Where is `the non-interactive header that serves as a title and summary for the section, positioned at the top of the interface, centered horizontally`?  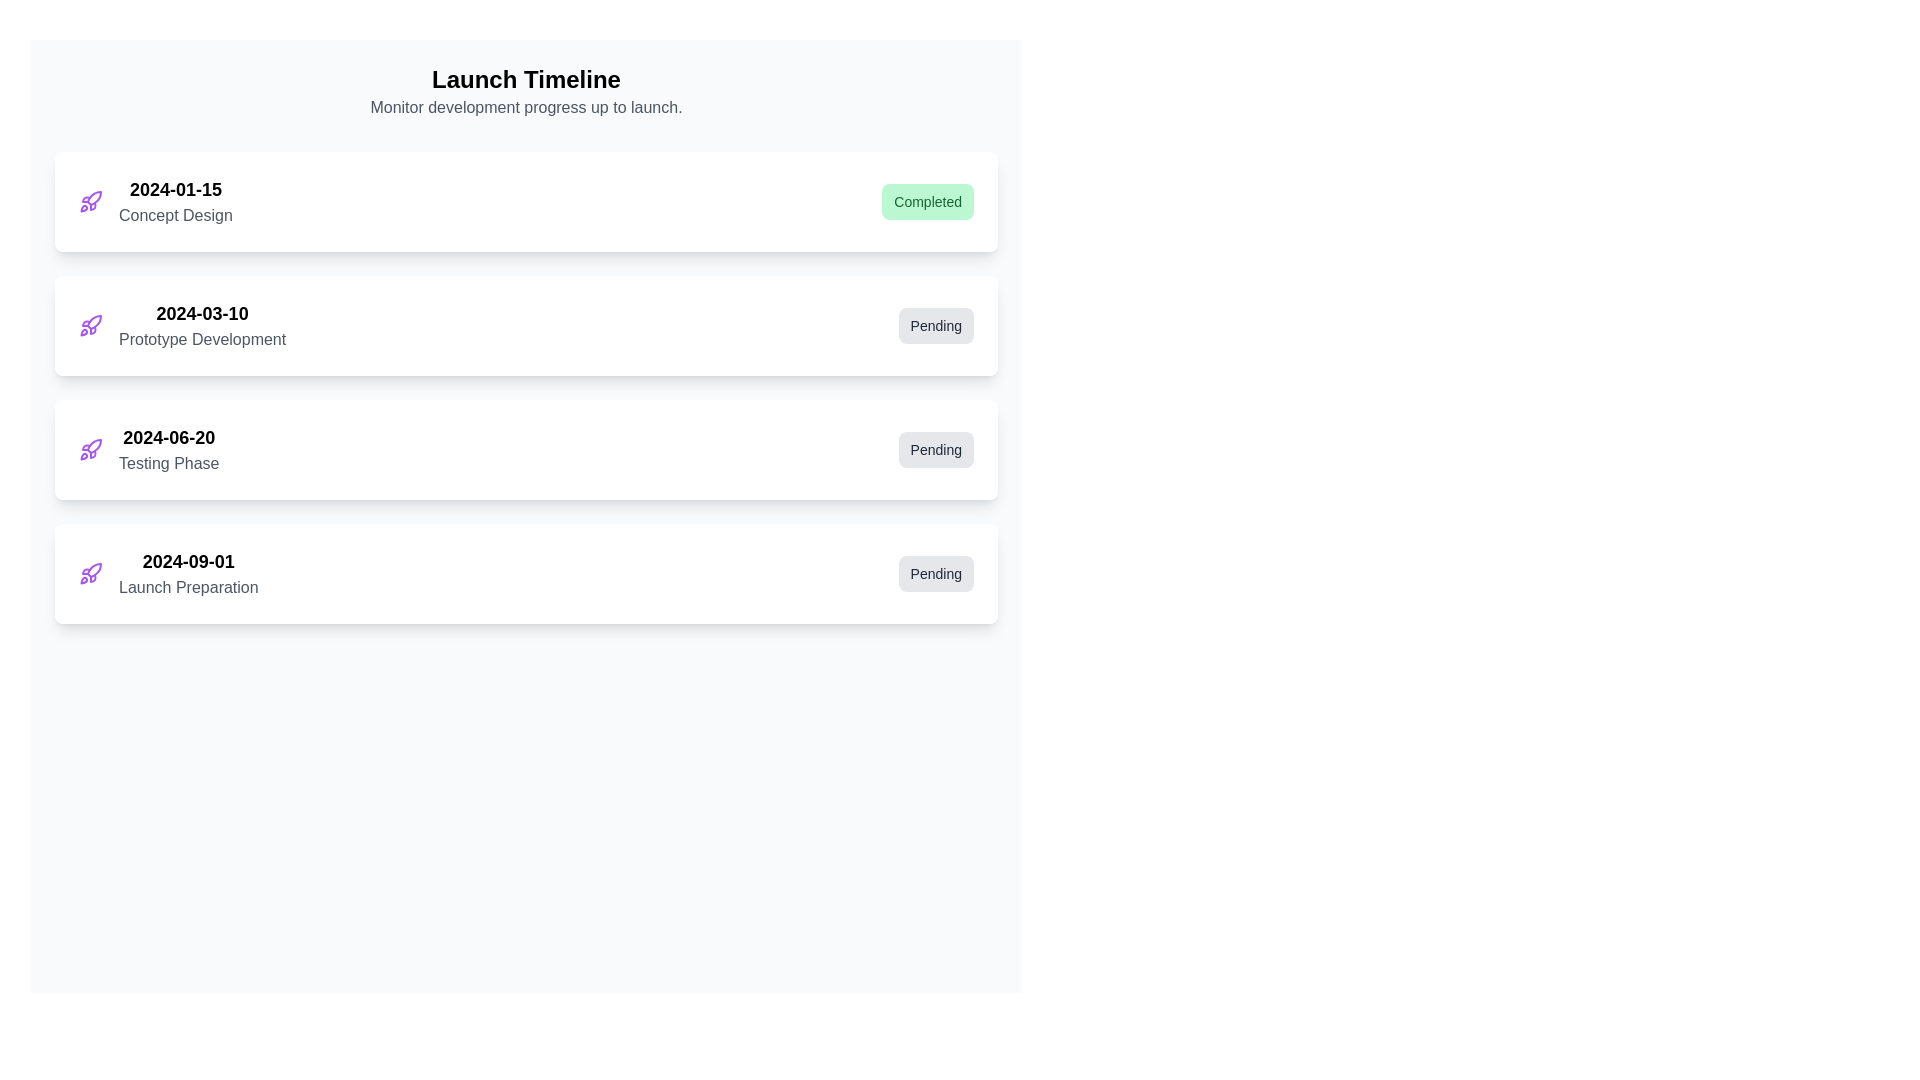
the non-interactive header that serves as a title and summary for the section, positioned at the top of the interface, centered horizontally is located at coordinates (526, 92).